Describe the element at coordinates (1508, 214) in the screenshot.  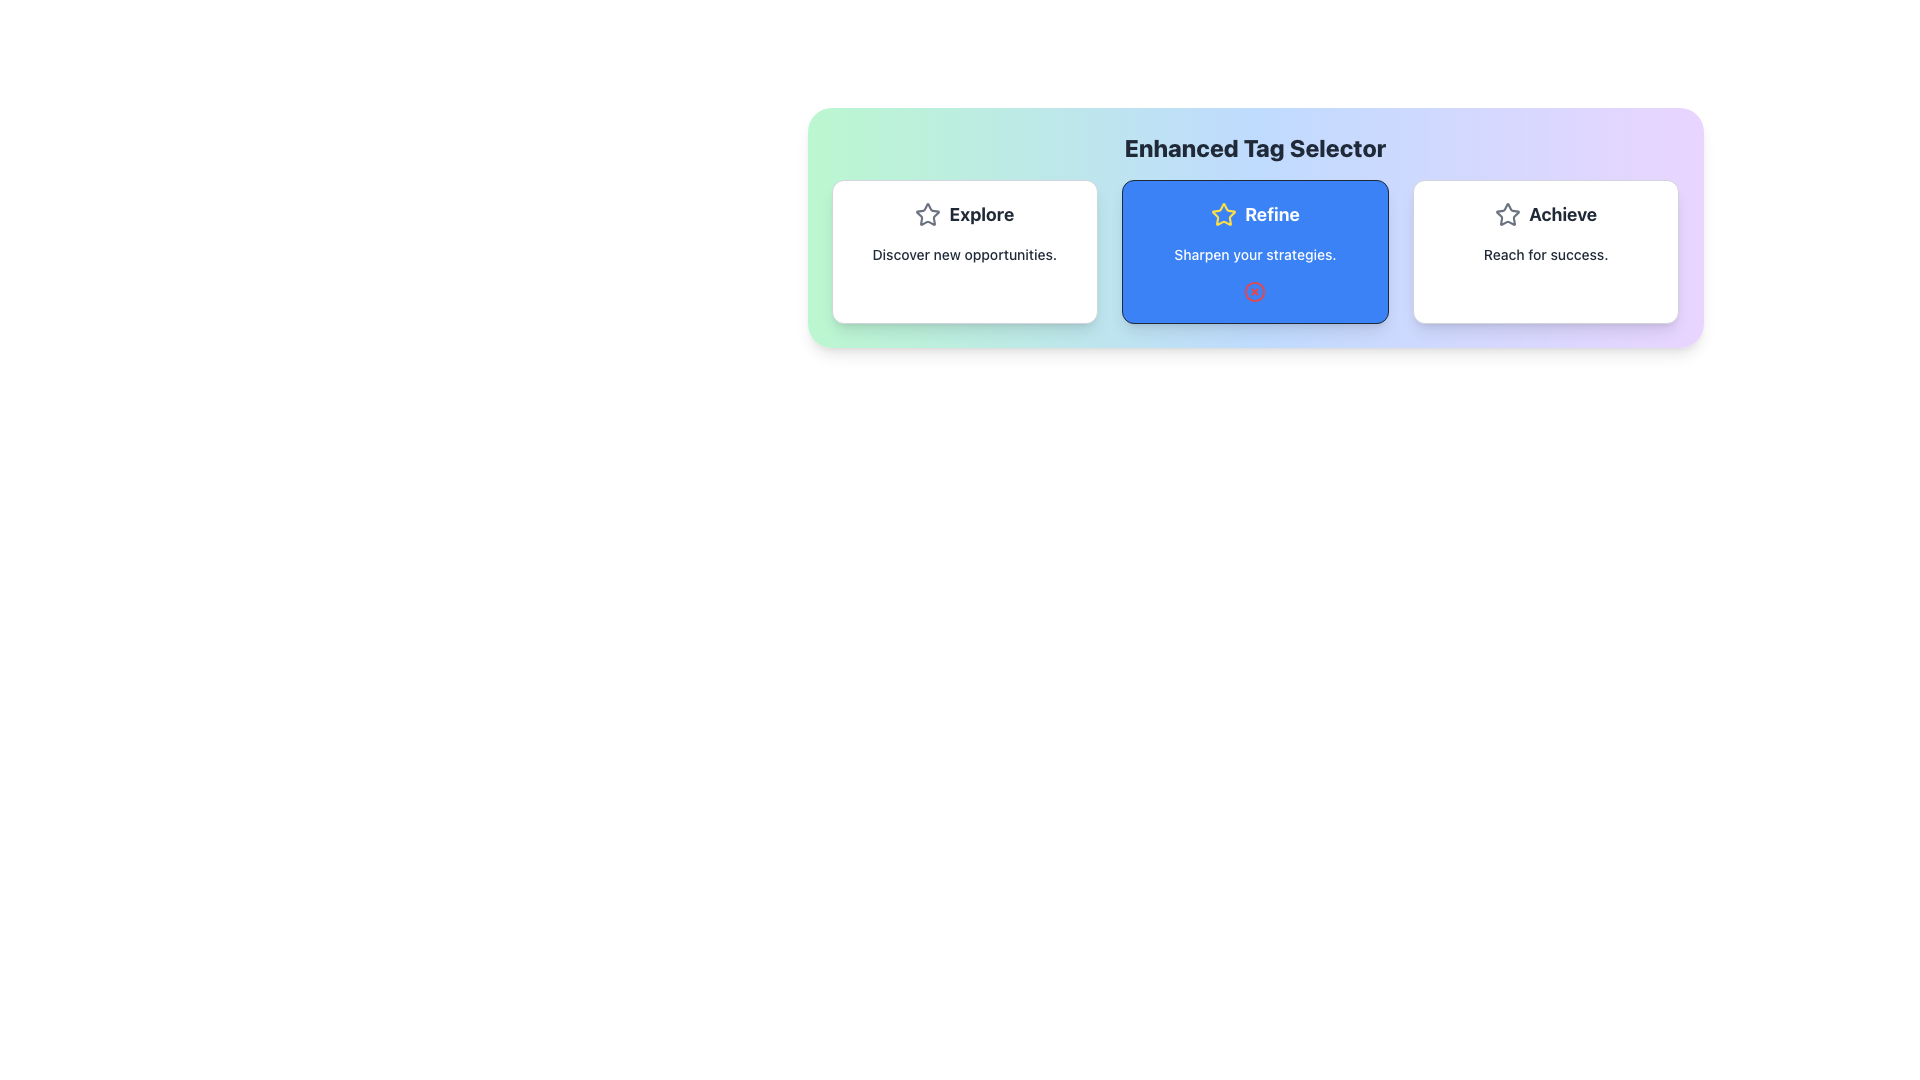
I see `the star icon in the blue-colored 'Refine' section of the horizontal navigation component, which serves as an indicator for enhancing the section's identity` at that location.